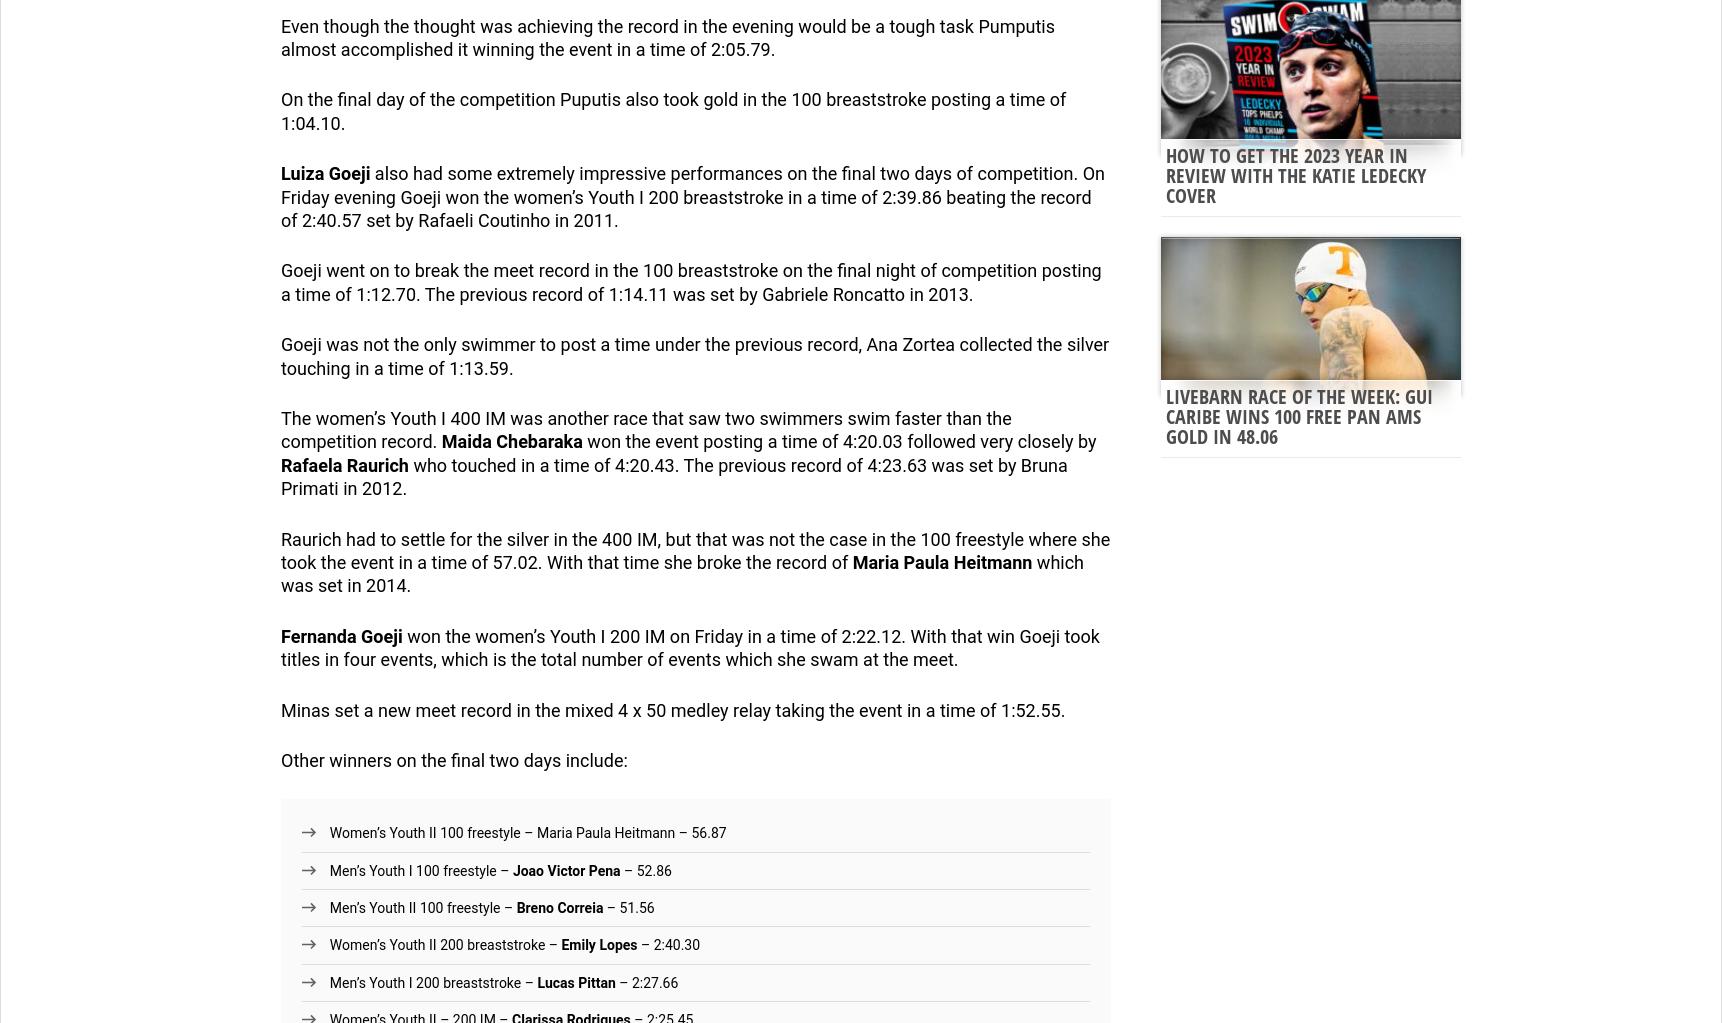  What do you see at coordinates (558, 907) in the screenshot?
I see `'Breno Correia'` at bounding box center [558, 907].